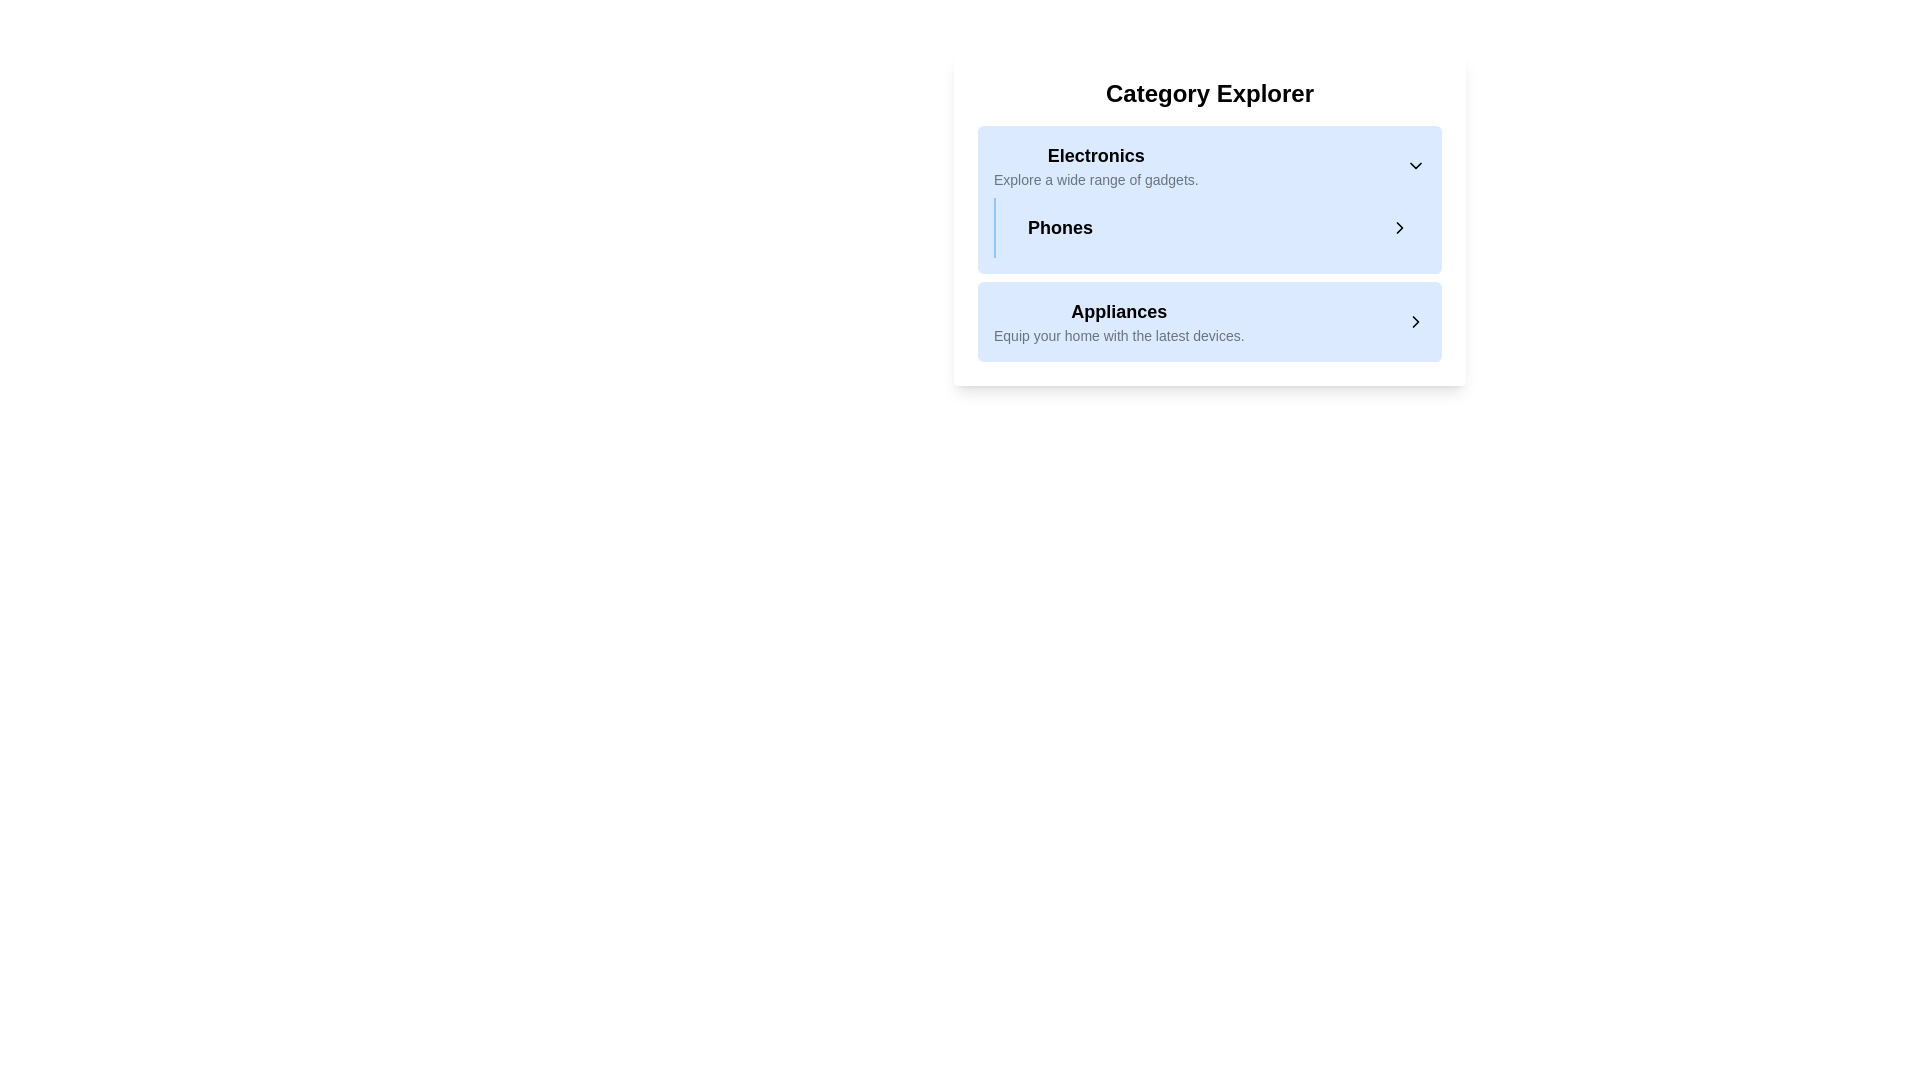 The width and height of the screenshot is (1920, 1080). What do you see at coordinates (1095, 180) in the screenshot?
I see `the static text informational label located below the 'Electronics' title, which serves as a descriptive subtitle` at bounding box center [1095, 180].